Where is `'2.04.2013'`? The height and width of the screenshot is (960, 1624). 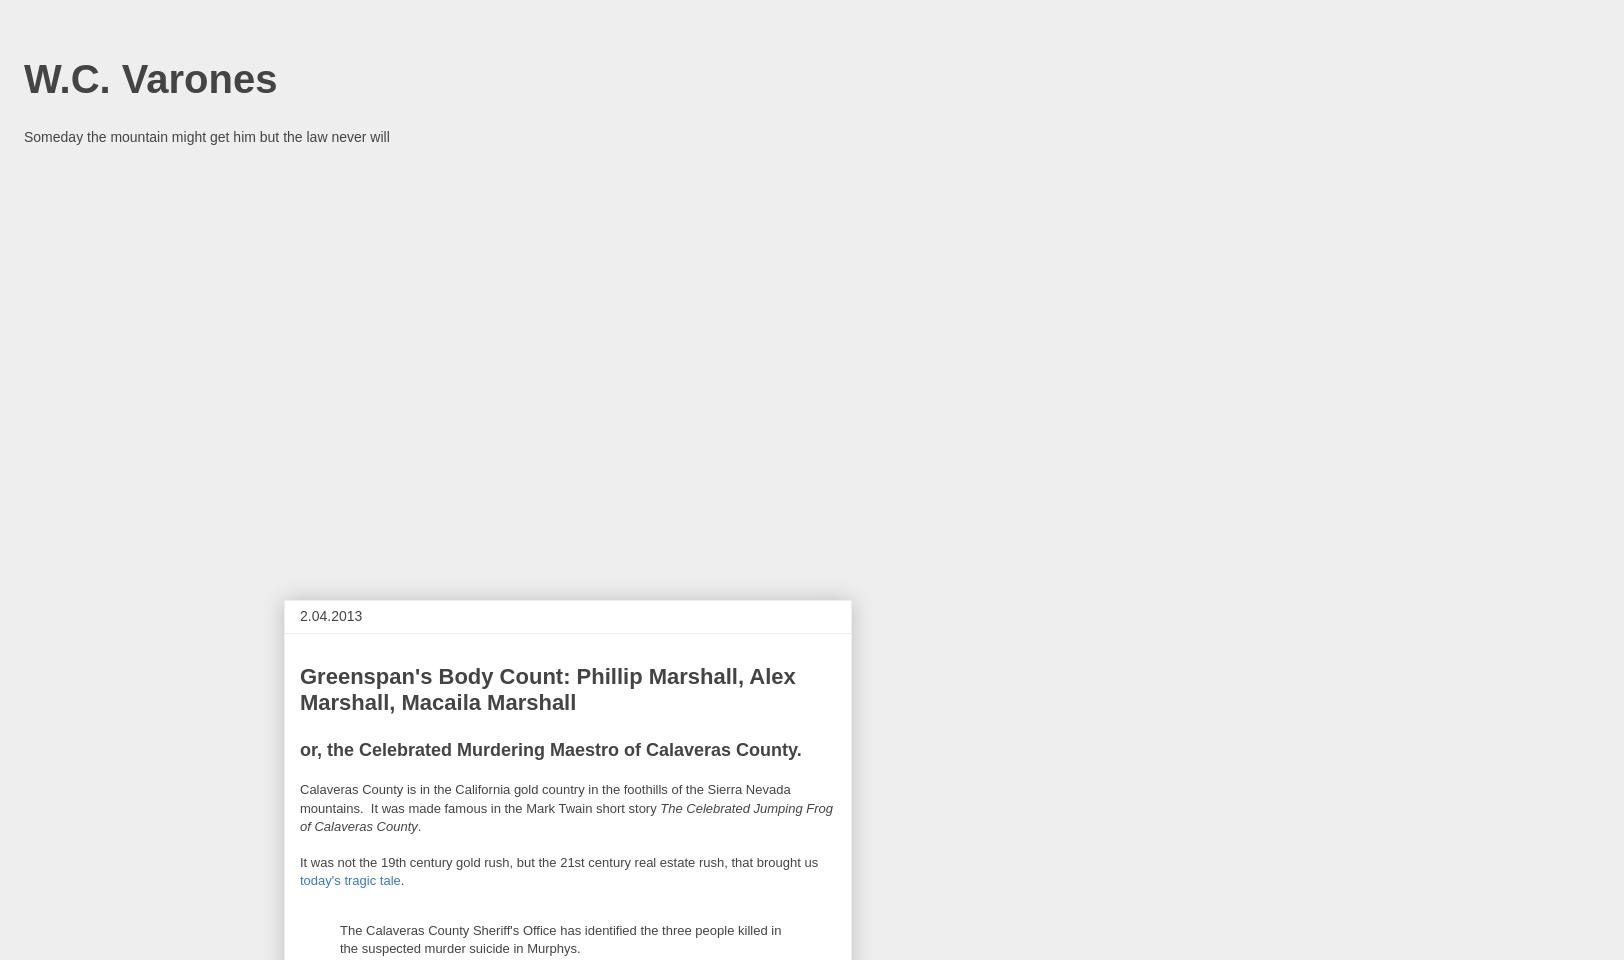 '2.04.2013' is located at coordinates (330, 615).